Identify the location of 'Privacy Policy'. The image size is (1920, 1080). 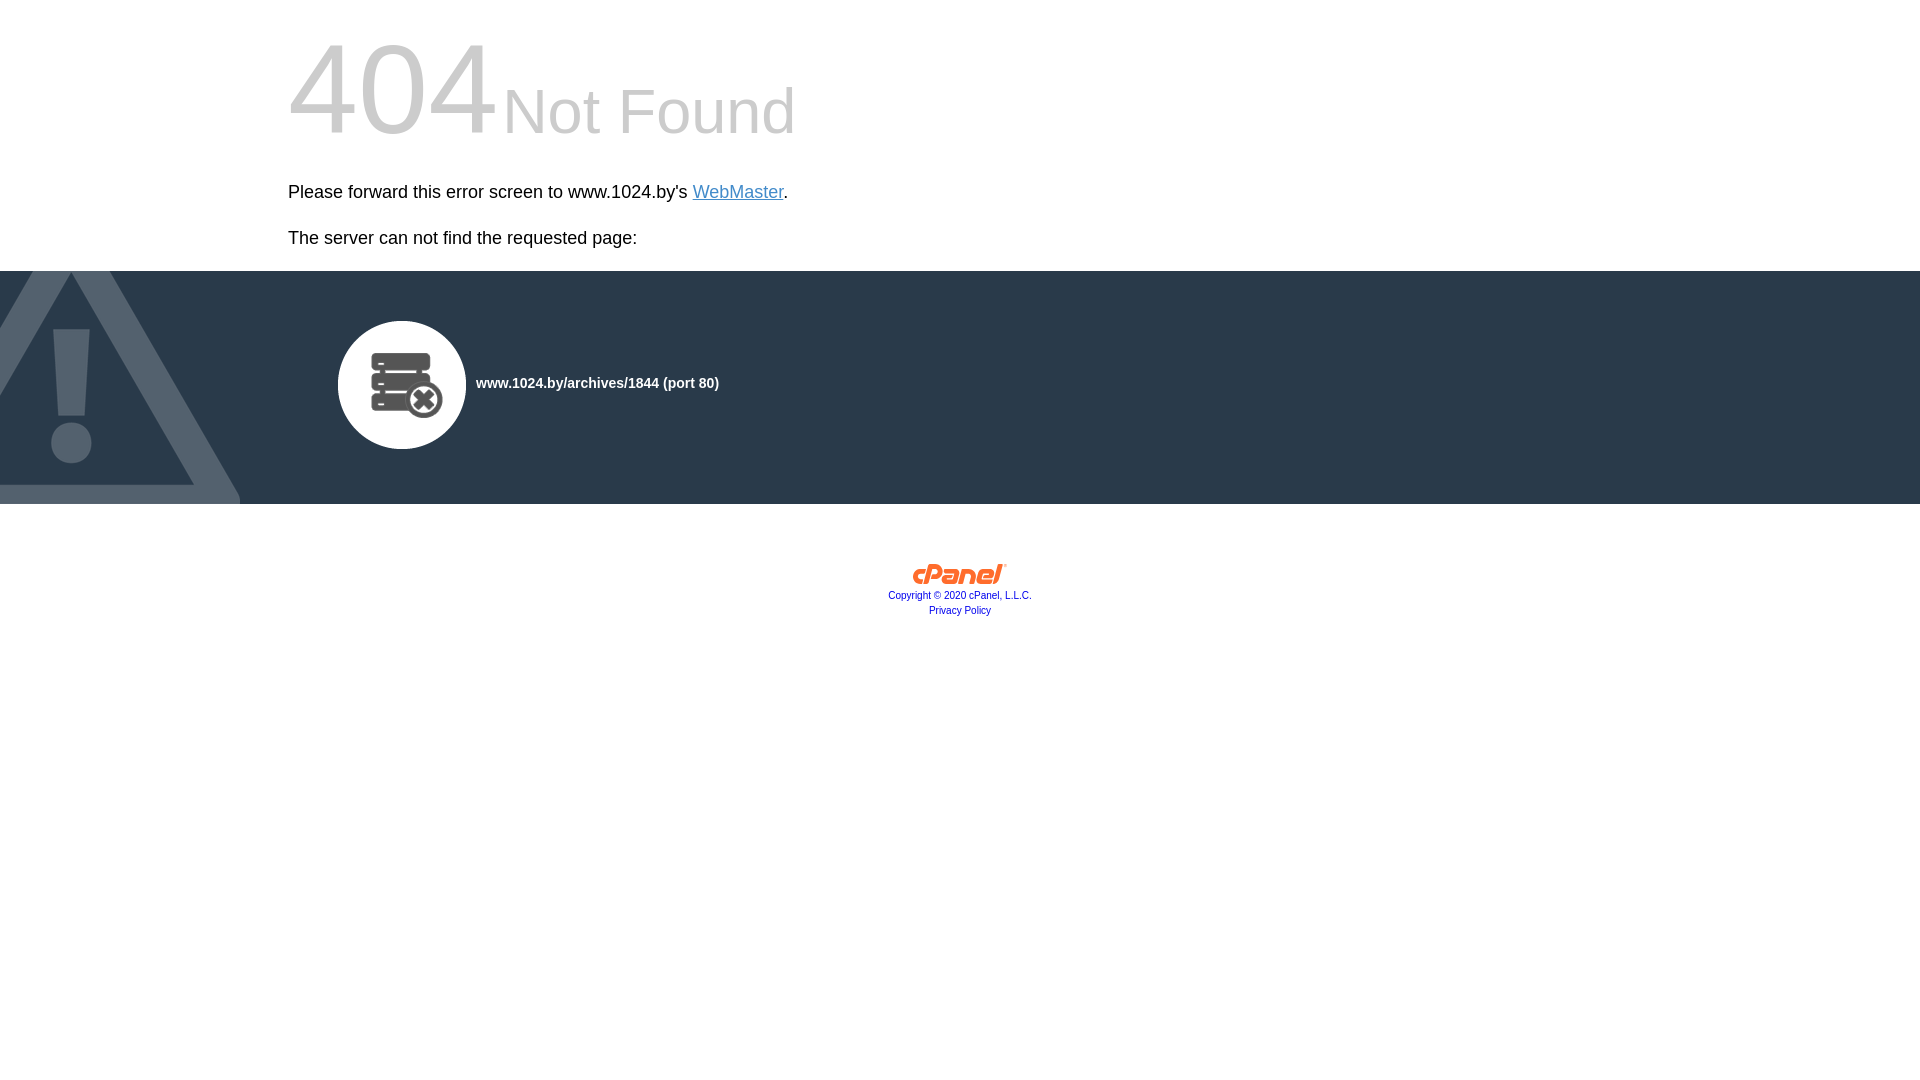
(960, 609).